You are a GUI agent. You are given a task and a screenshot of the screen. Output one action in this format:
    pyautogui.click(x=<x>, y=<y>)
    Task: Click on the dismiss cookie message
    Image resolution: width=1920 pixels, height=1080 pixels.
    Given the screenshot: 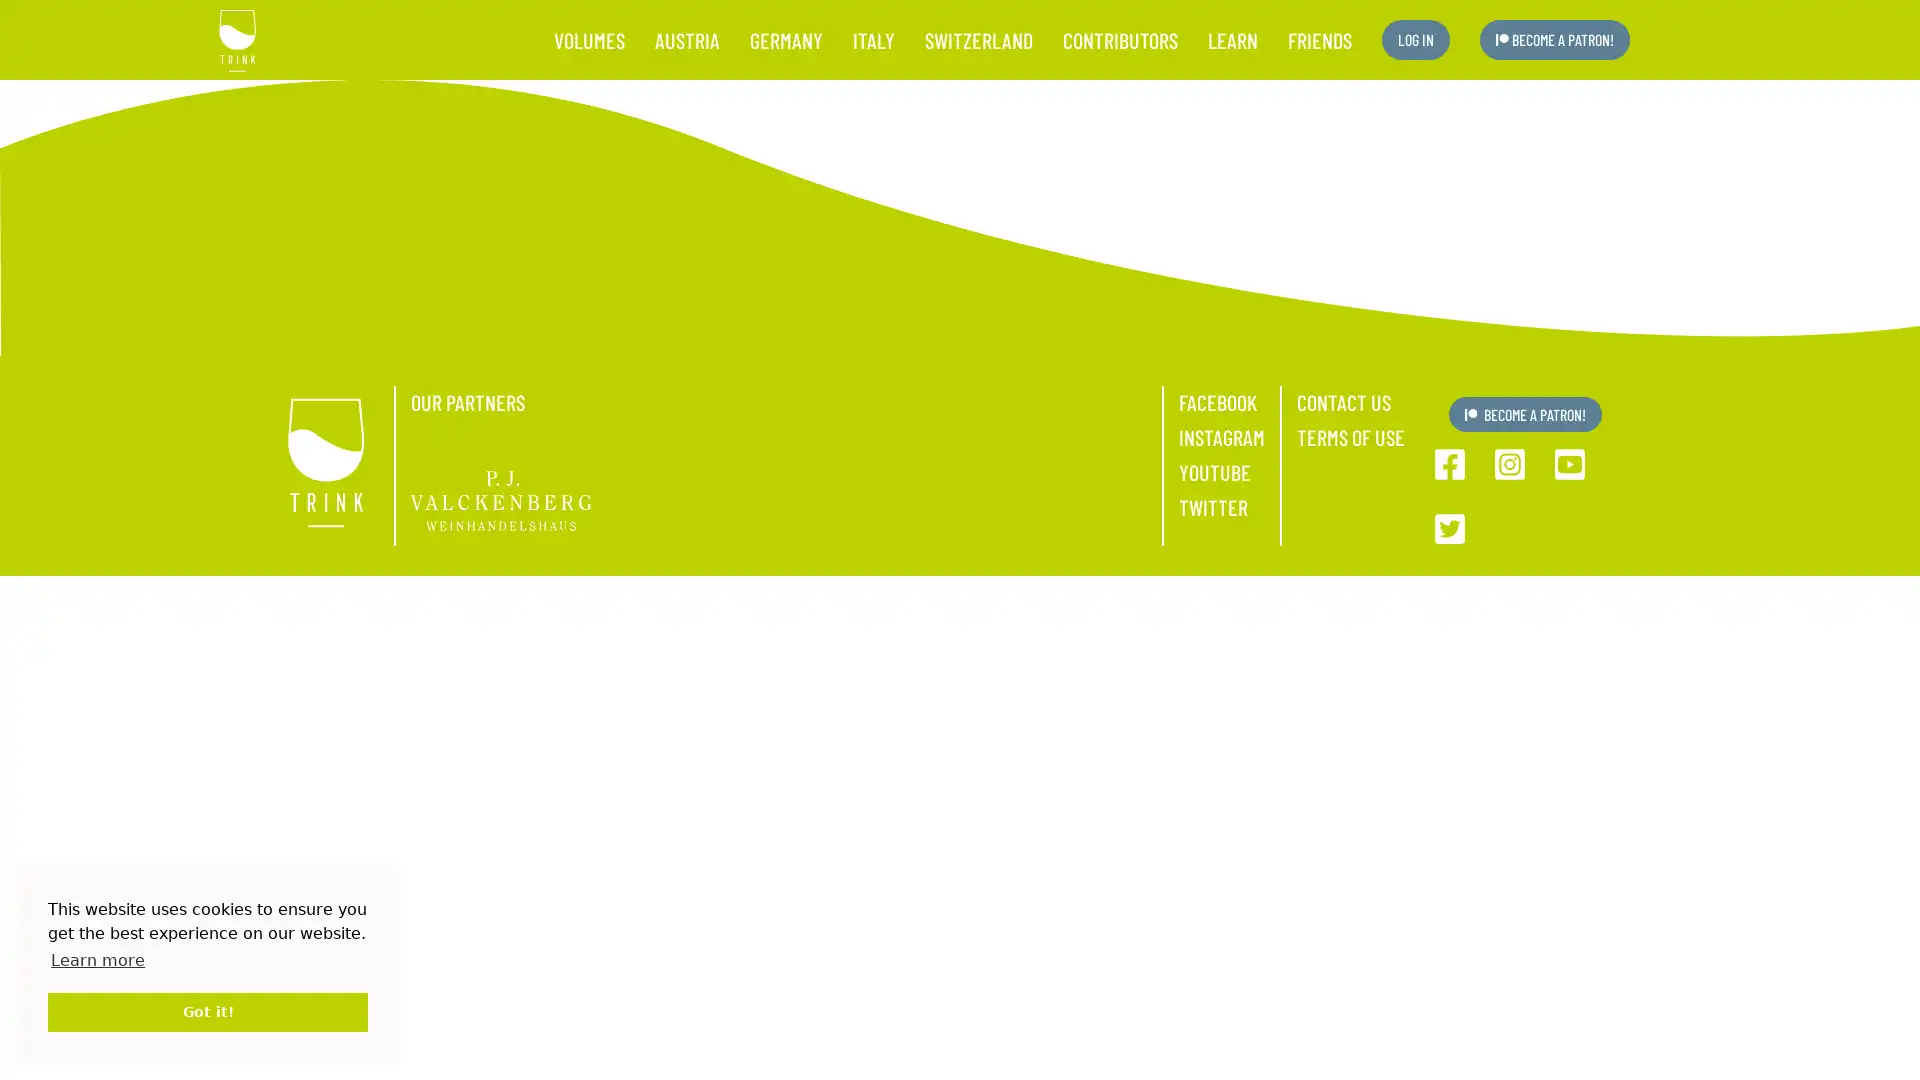 What is the action you would take?
    pyautogui.click(x=207, y=1011)
    